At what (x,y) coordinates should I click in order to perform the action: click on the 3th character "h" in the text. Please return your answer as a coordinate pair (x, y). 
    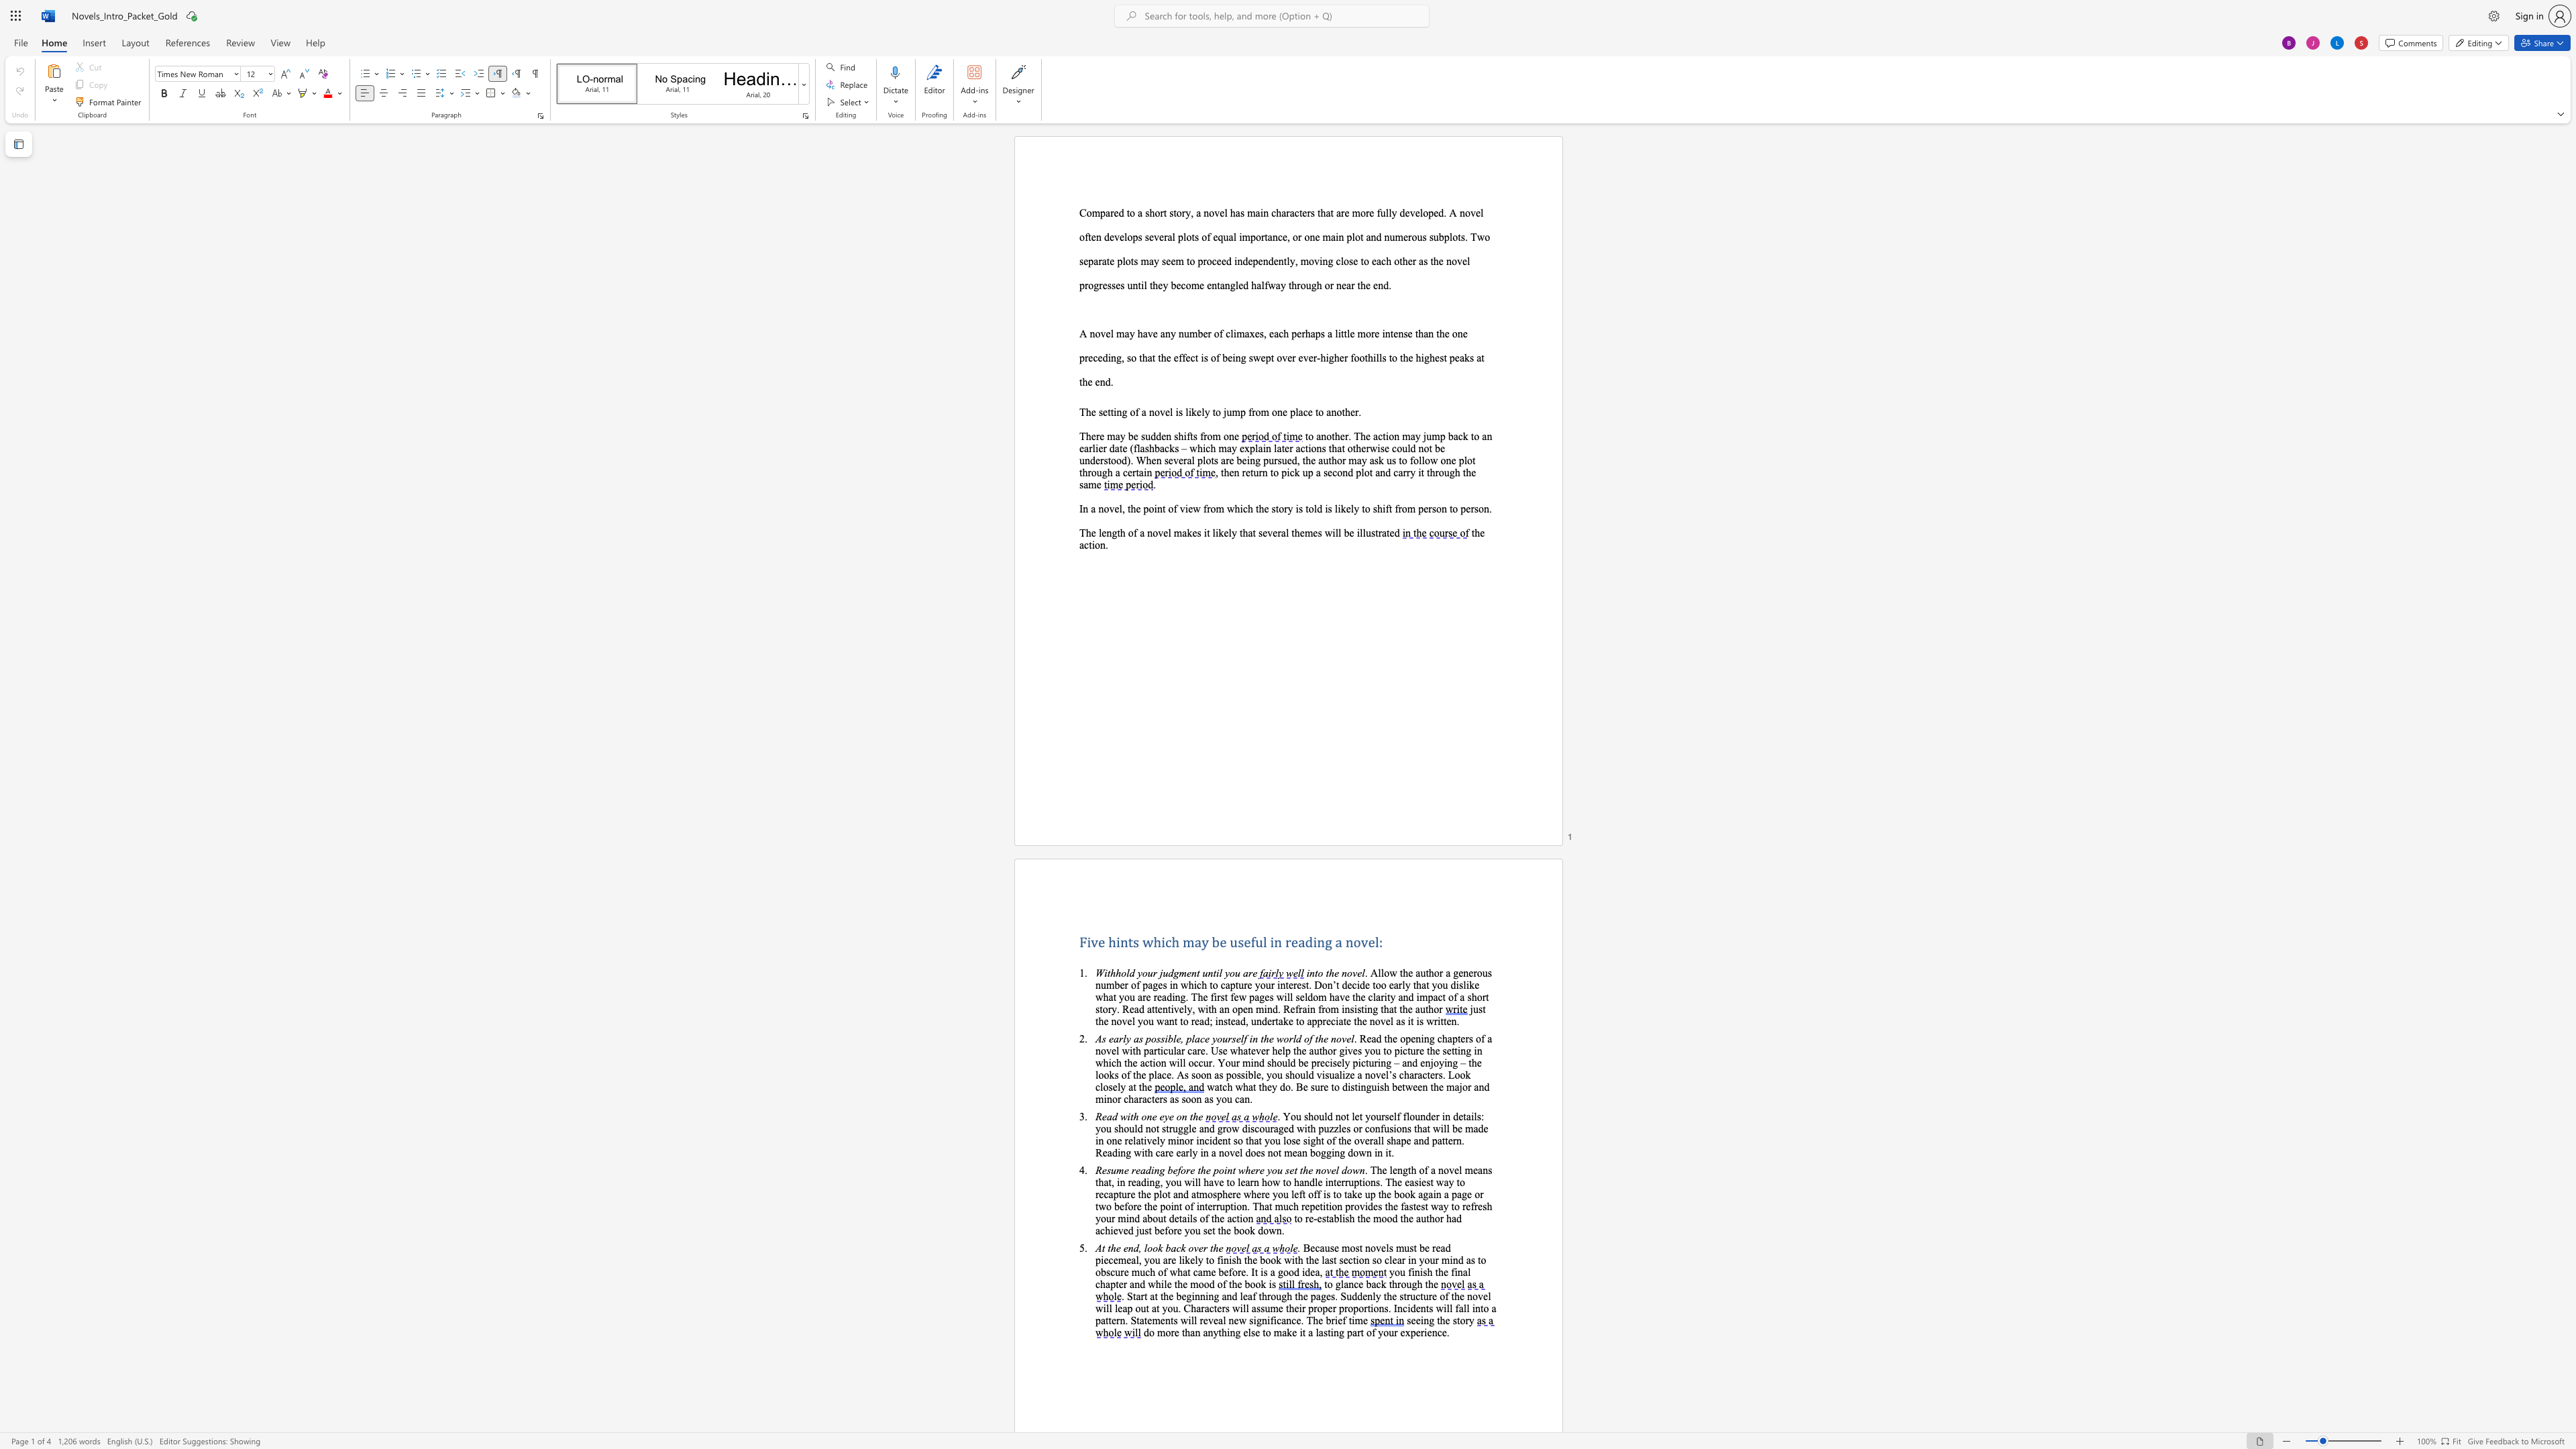
    Looking at the image, I should click on (1137, 1050).